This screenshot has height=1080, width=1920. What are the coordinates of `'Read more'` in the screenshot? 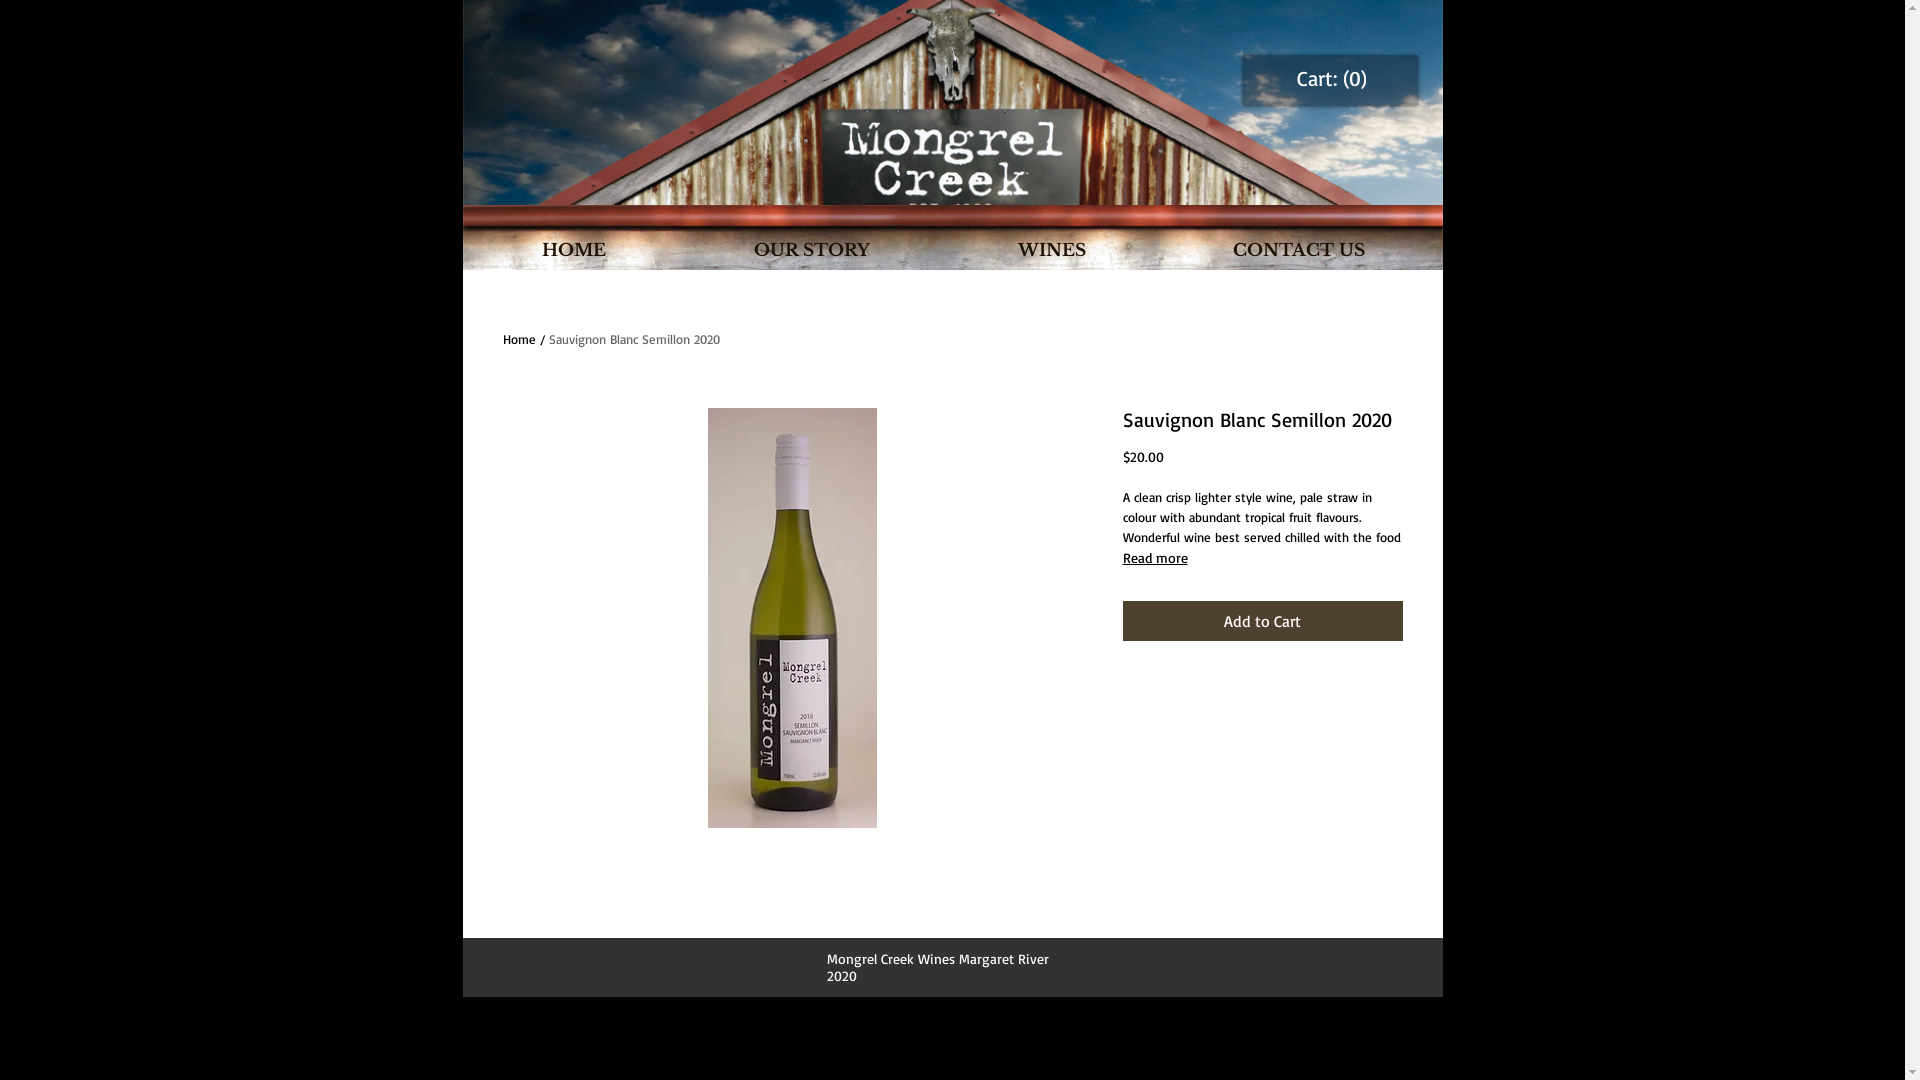 It's located at (1261, 558).